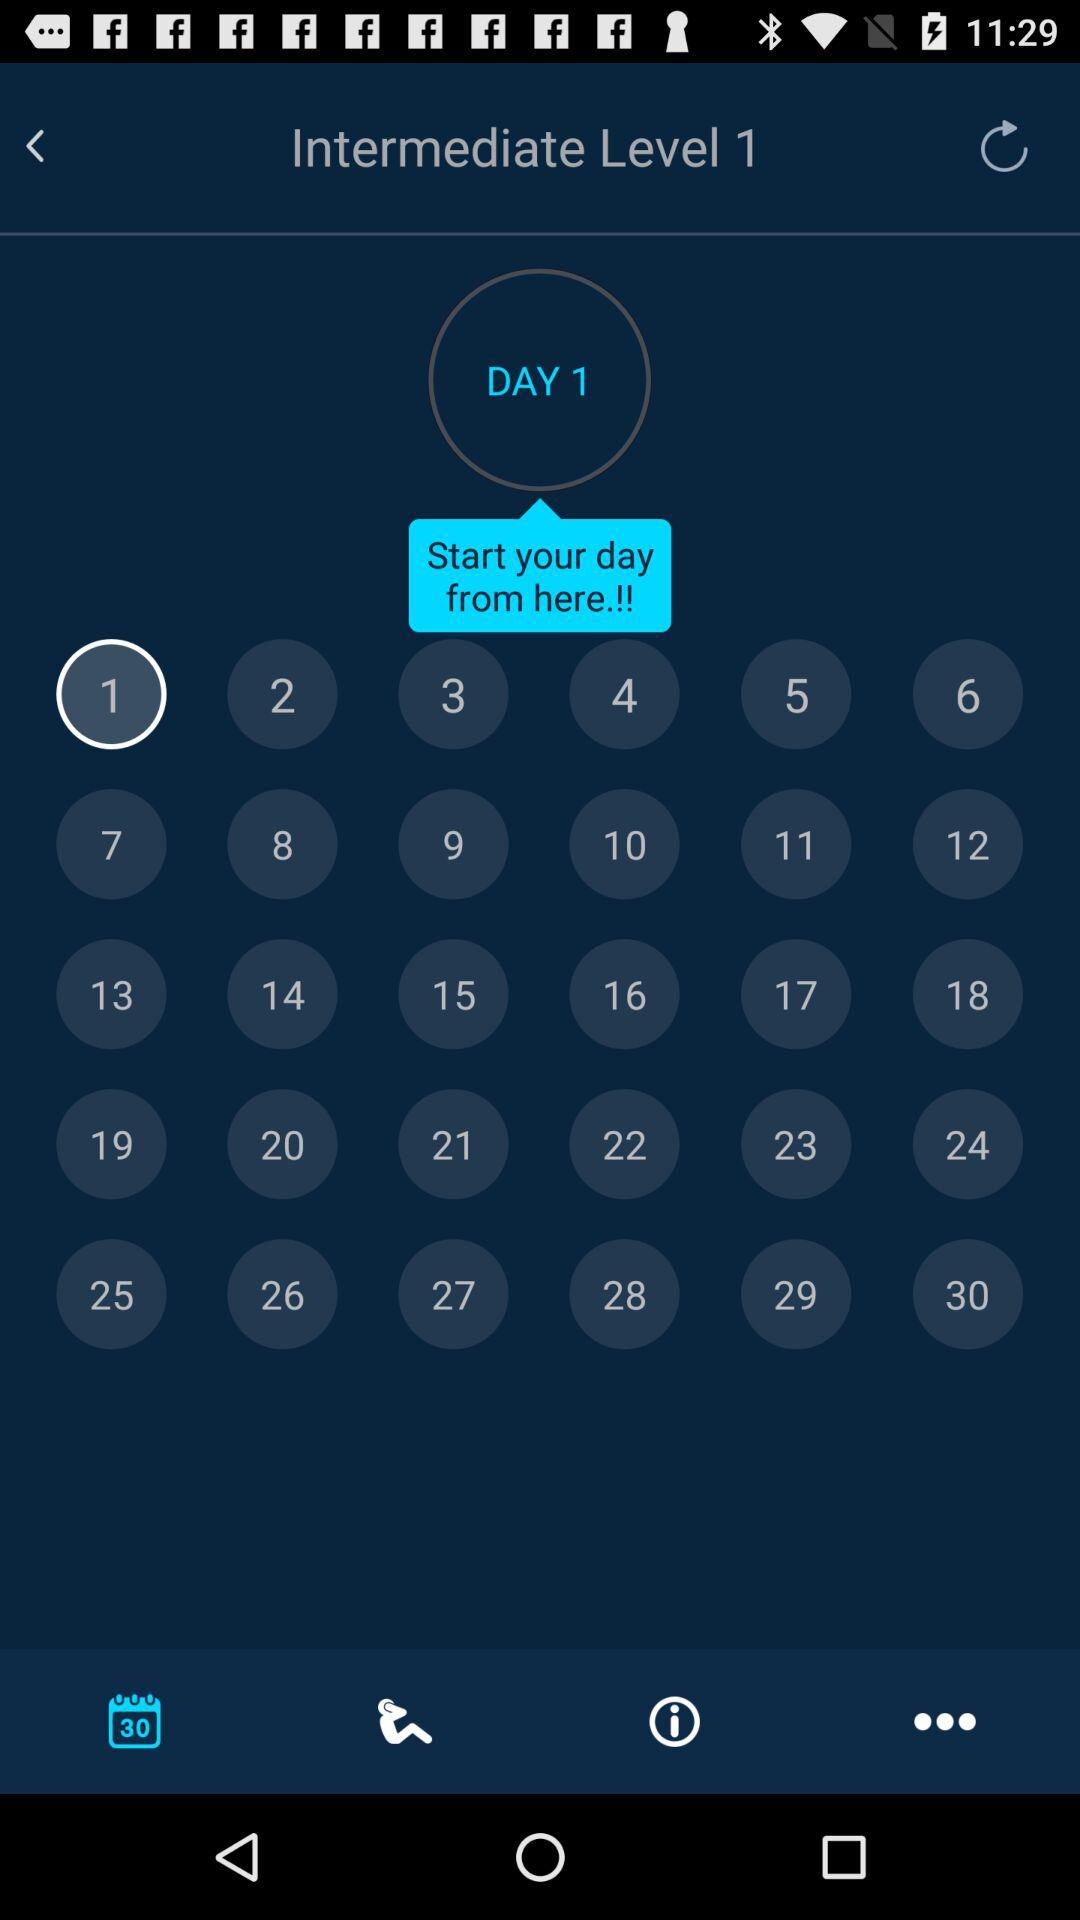 The image size is (1080, 1920). I want to click on click the day 26, so click(282, 1294).